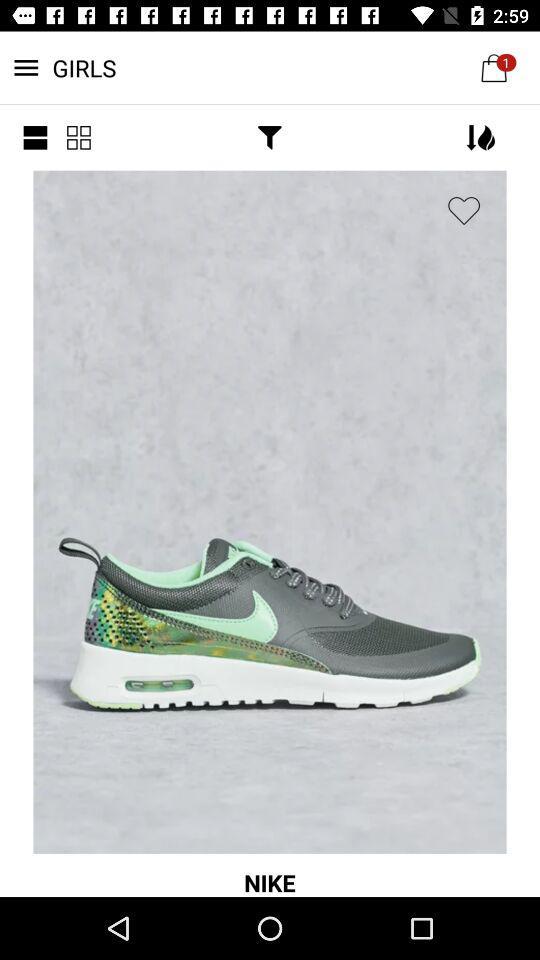 The image size is (540, 960). I want to click on the filter icon, so click(482, 136).